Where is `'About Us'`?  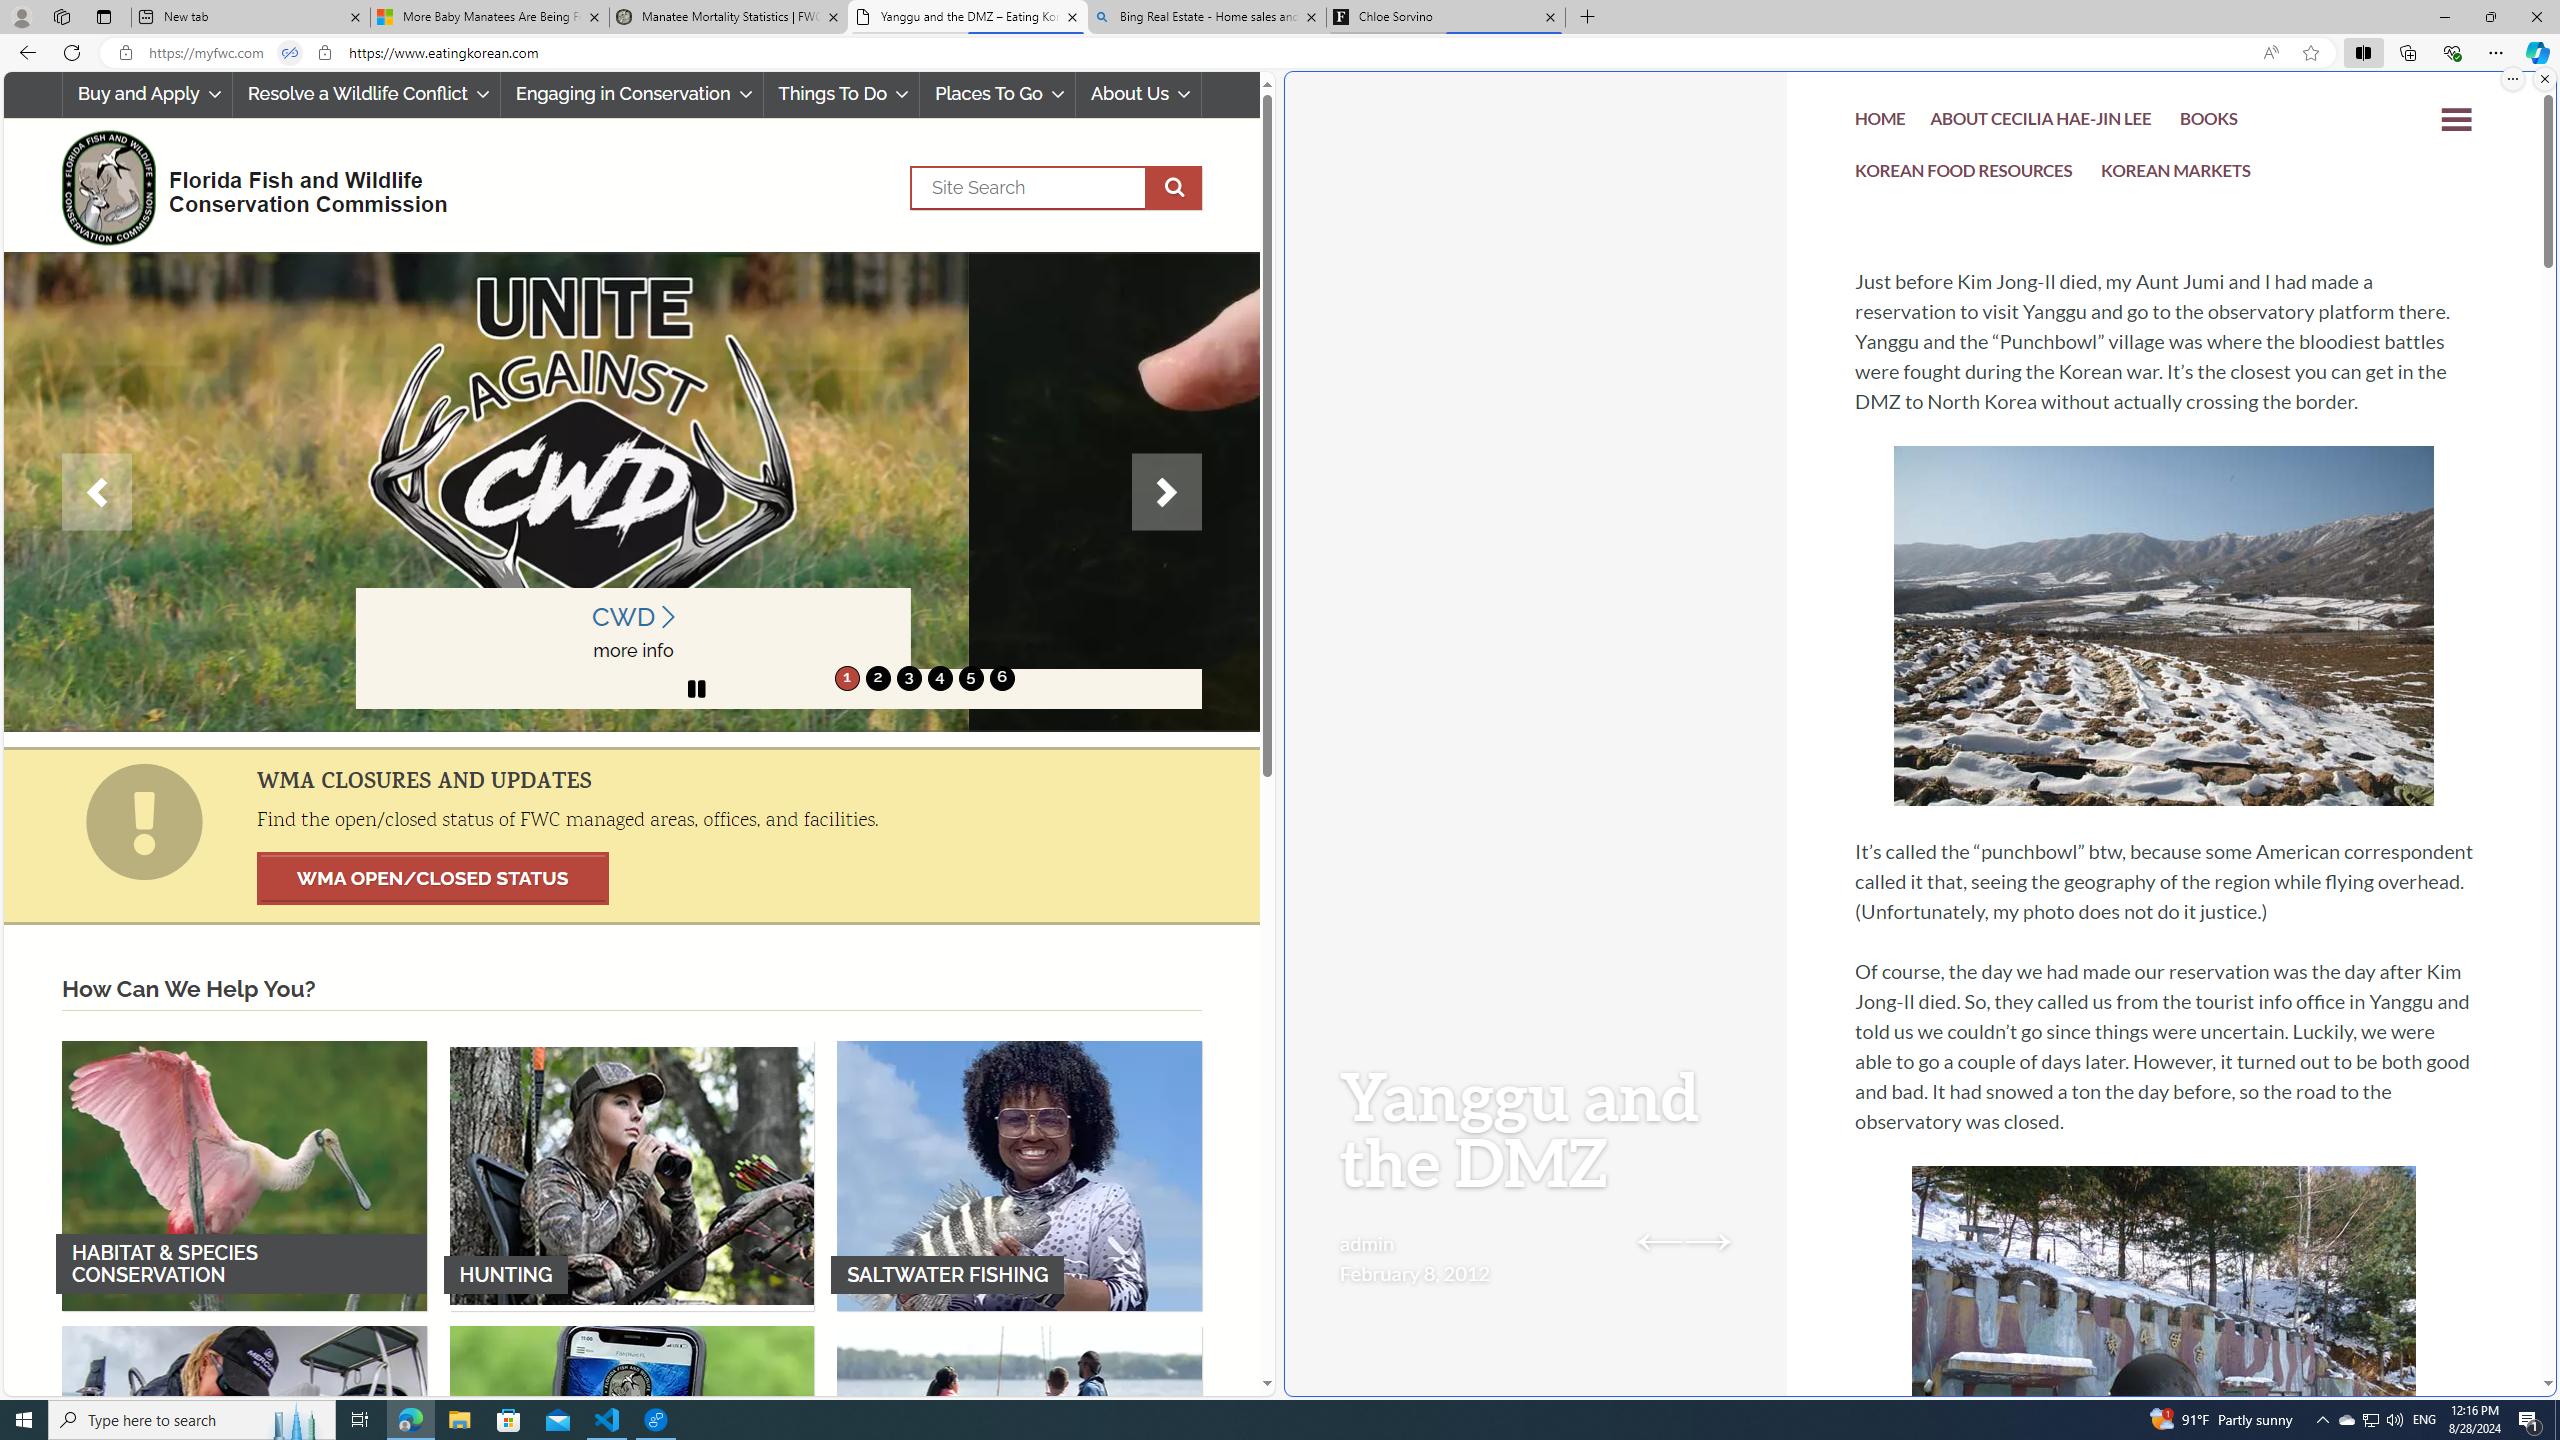
'About Us' is located at coordinates (1138, 93).